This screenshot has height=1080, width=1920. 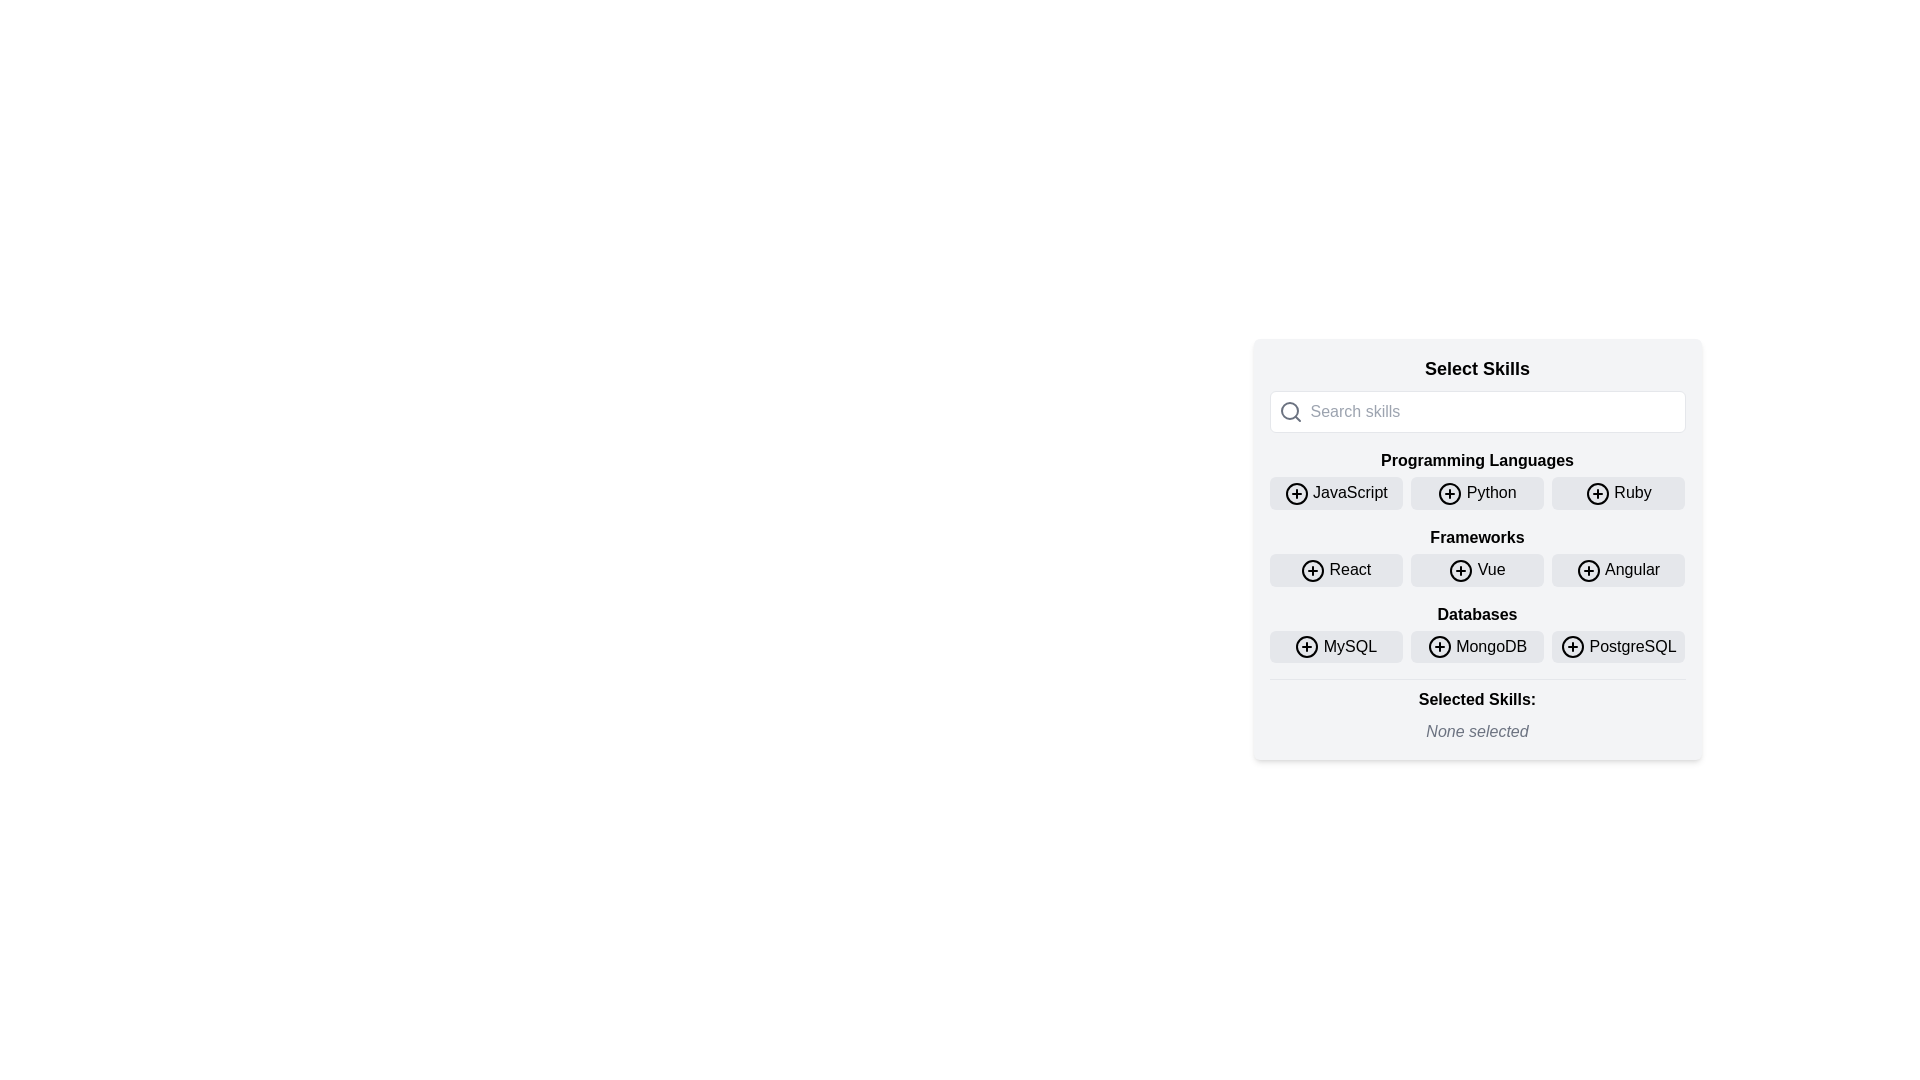 What do you see at coordinates (1438, 647) in the screenshot?
I see `the Icon button located on the left side of the 'MongoDB' button` at bounding box center [1438, 647].